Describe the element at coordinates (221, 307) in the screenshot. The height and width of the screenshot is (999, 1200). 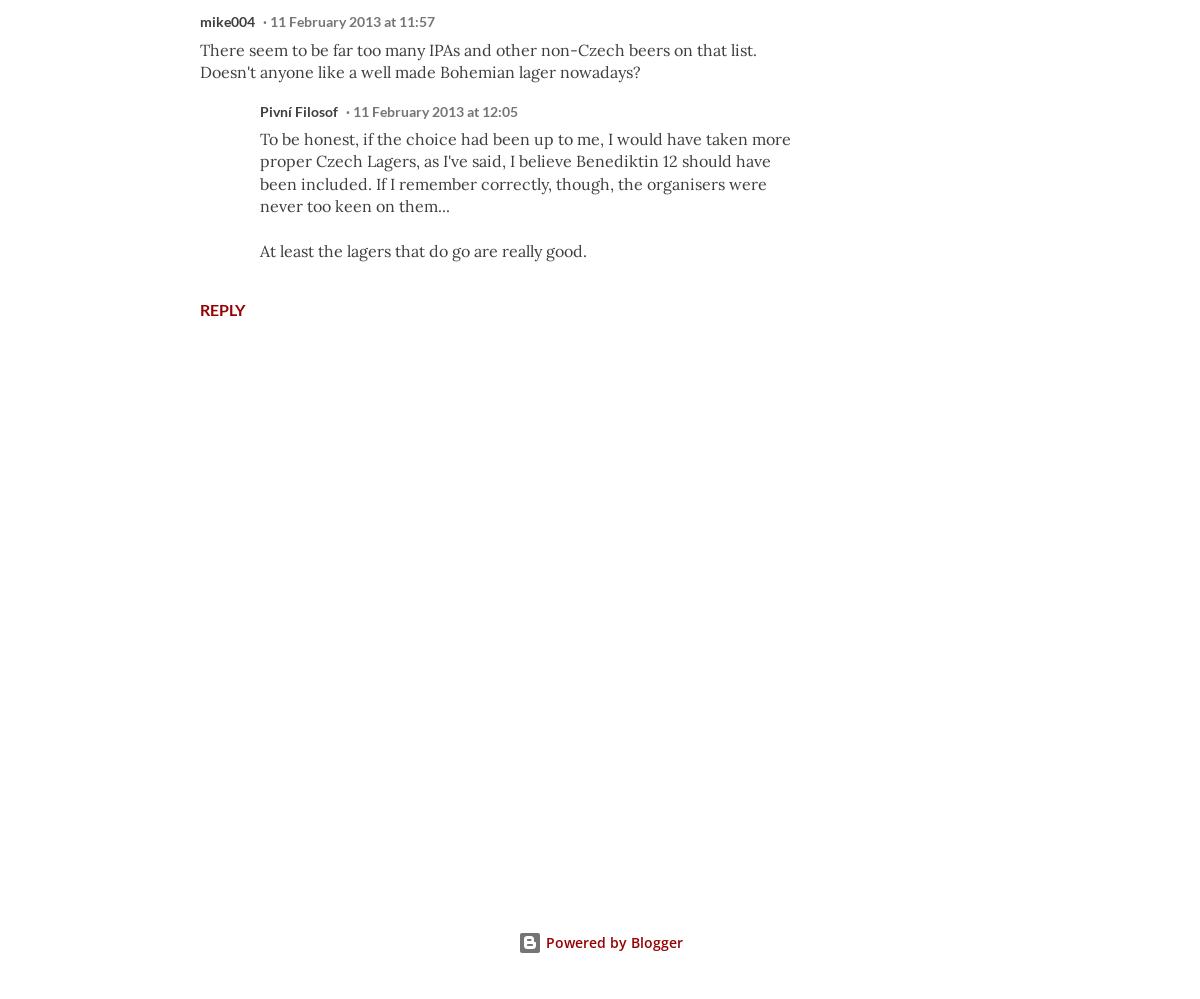
I see `'Reply'` at that location.